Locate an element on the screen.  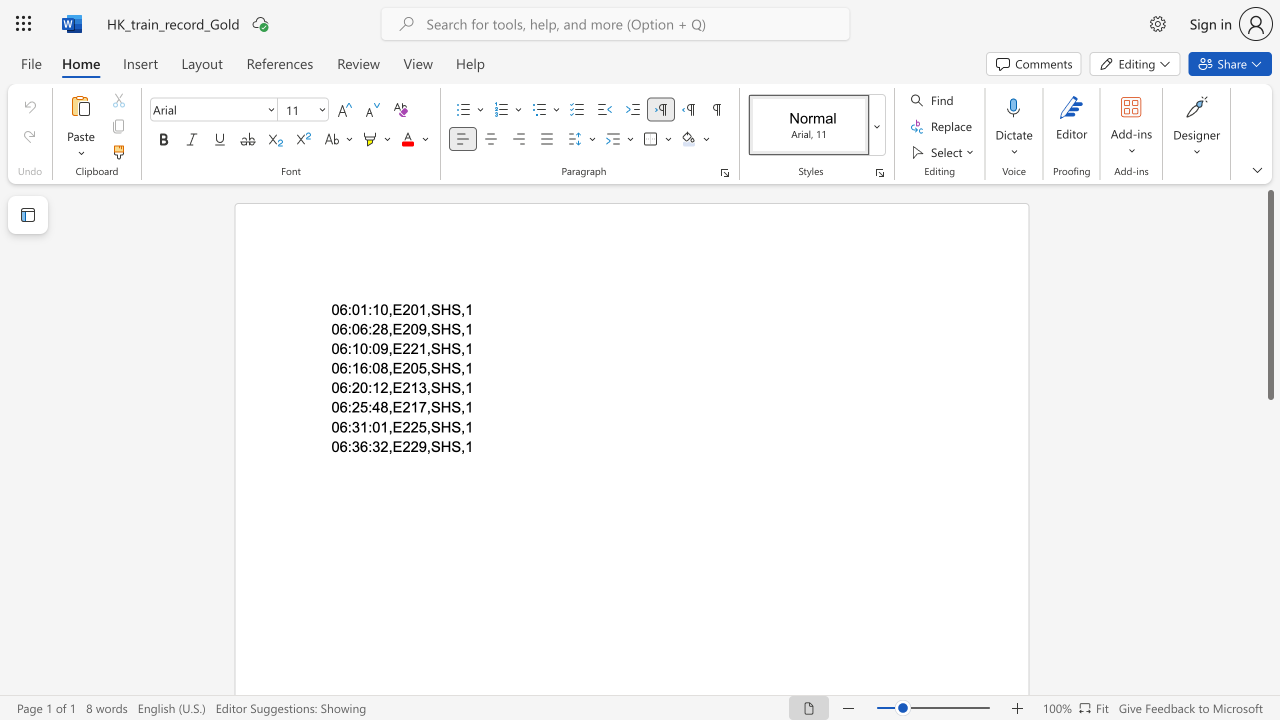
the scrollbar to move the view down is located at coordinates (1269, 598).